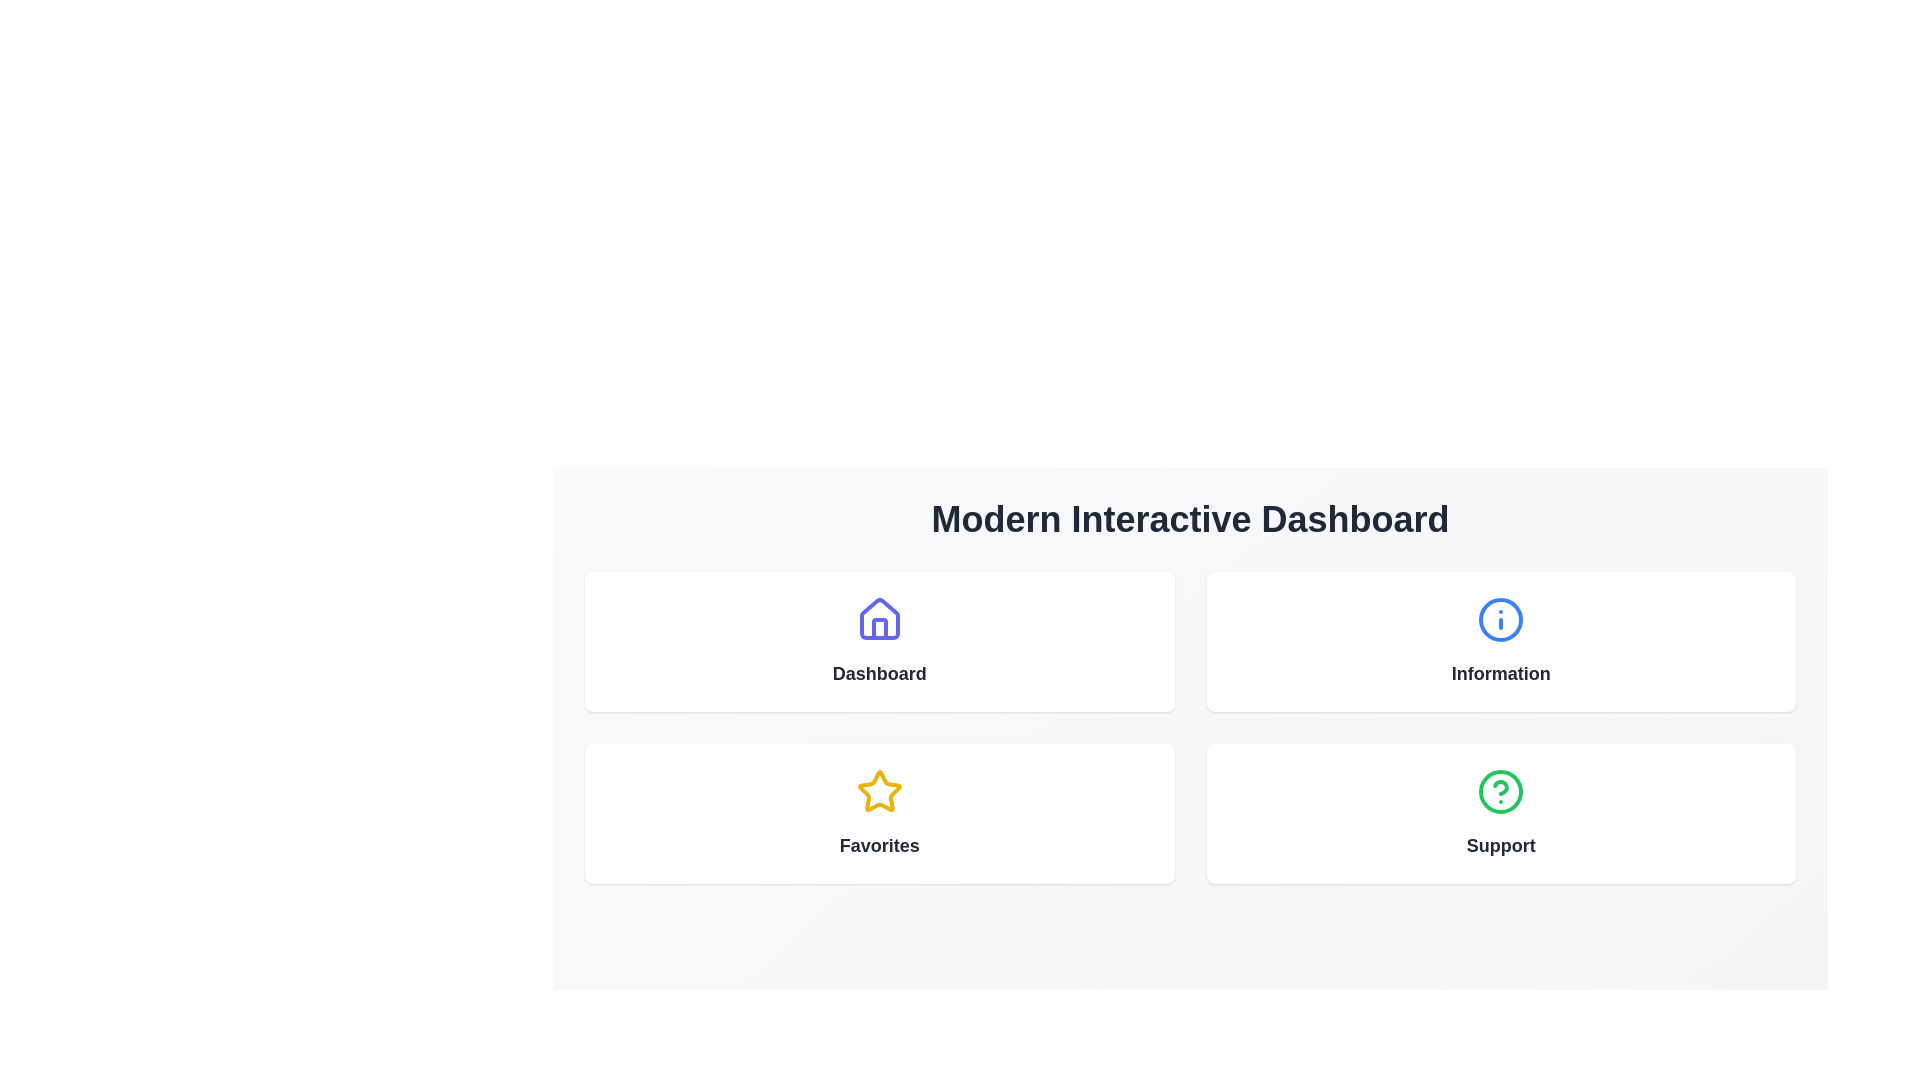  What do you see at coordinates (879, 790) in the screenshot?
I see `the vibrant yellow five-pointed star icon located in the bottom-left quadrant of the 'Favorites' card in the navigation panel` at bounding box center [879, 790].